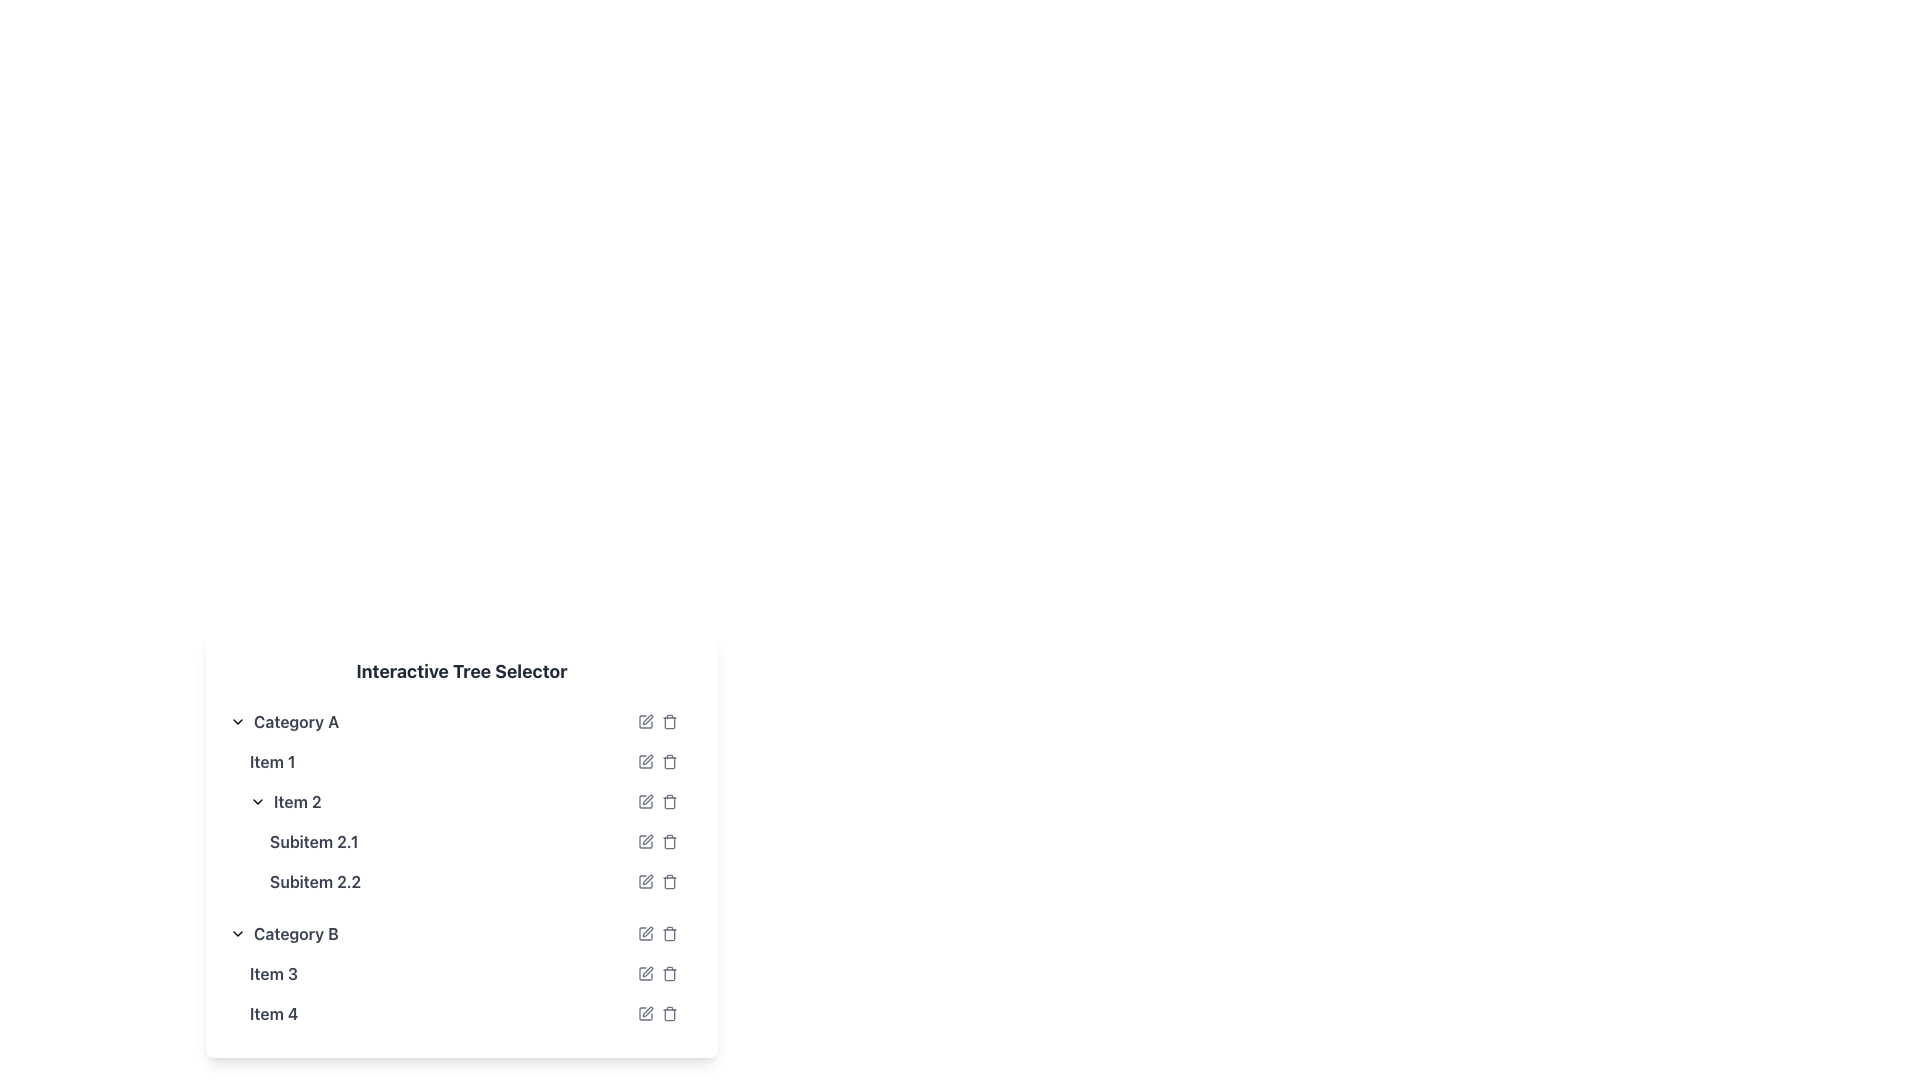 The image size is (1920, 1080). What do you see at coordinates (657, 1014) in the screenshot?
I see `the trash icon in the action buttons group located to the right of 'Item 4'` at bounding box center [657, 1014].